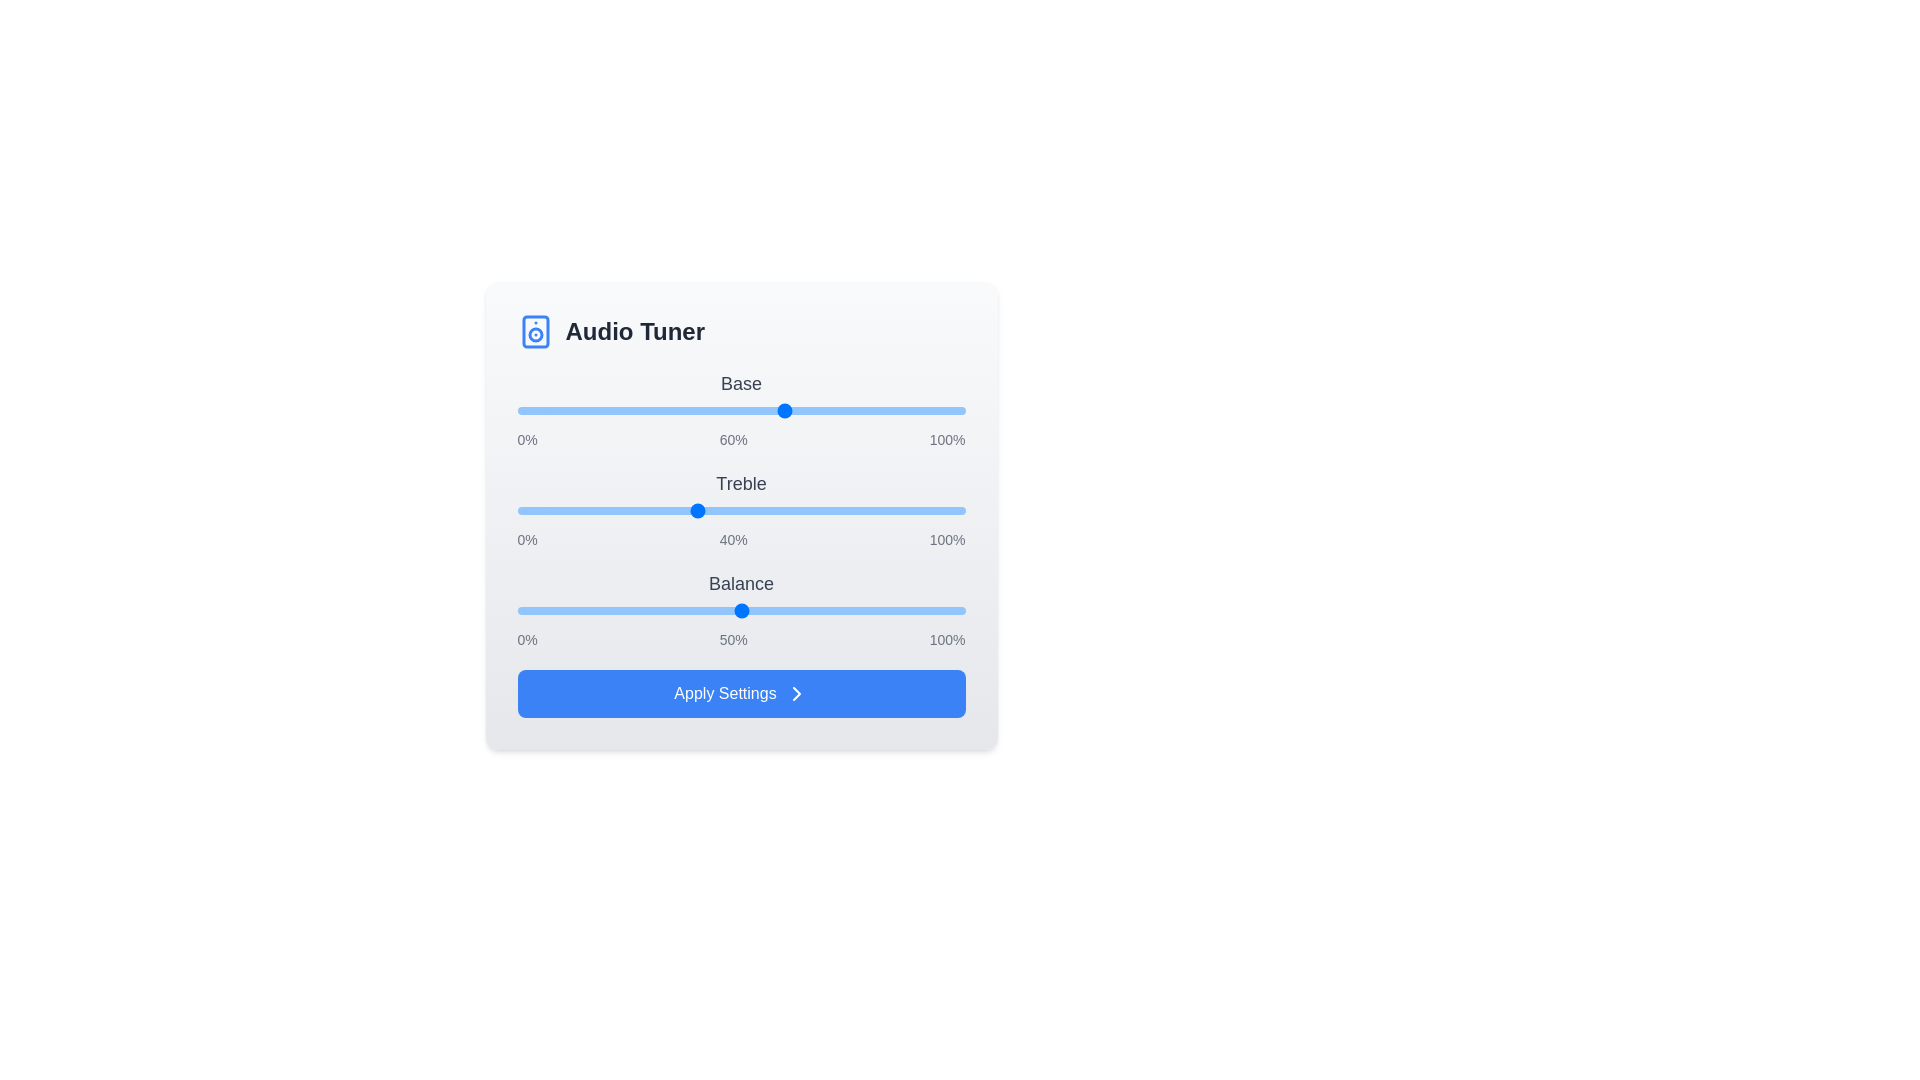  What do you see at coordinates (771, 410) in the screenshot?
I see `the 0 slider to 57%` at bounding box center [771, 410].